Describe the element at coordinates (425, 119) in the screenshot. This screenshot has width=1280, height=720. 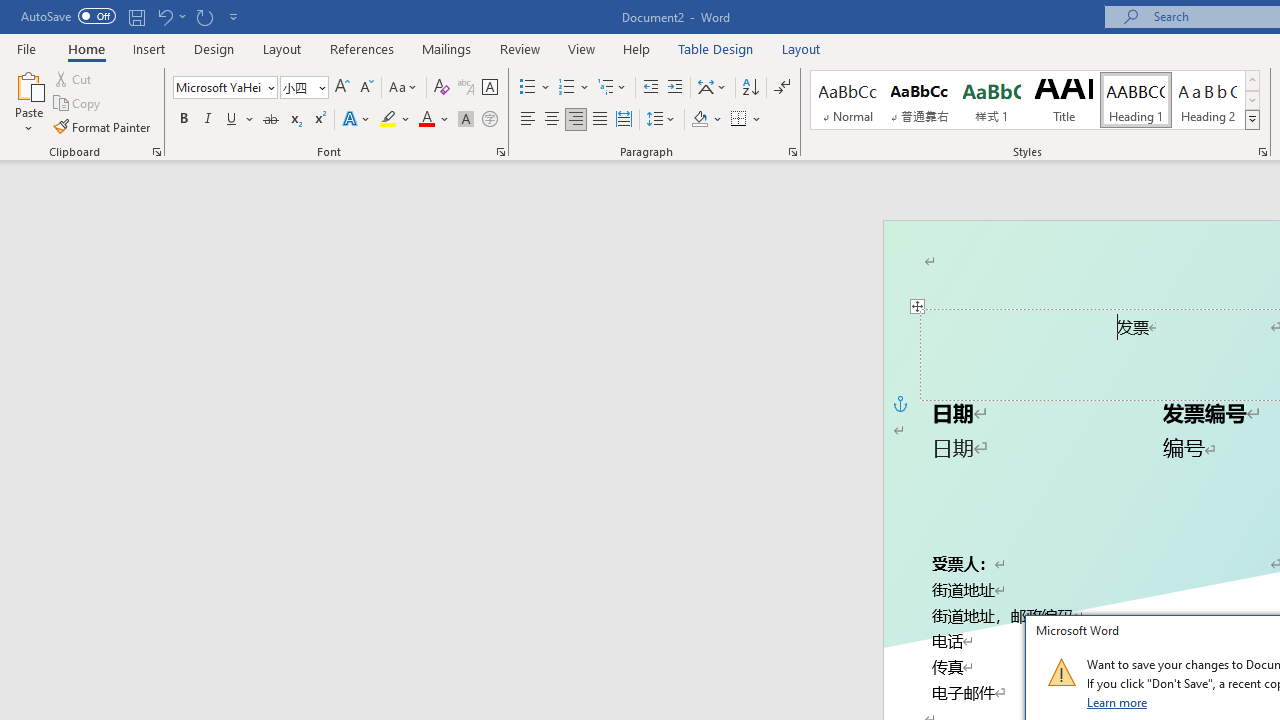
I see `'Font Color RGB(255, 0, 0)'` at that location.